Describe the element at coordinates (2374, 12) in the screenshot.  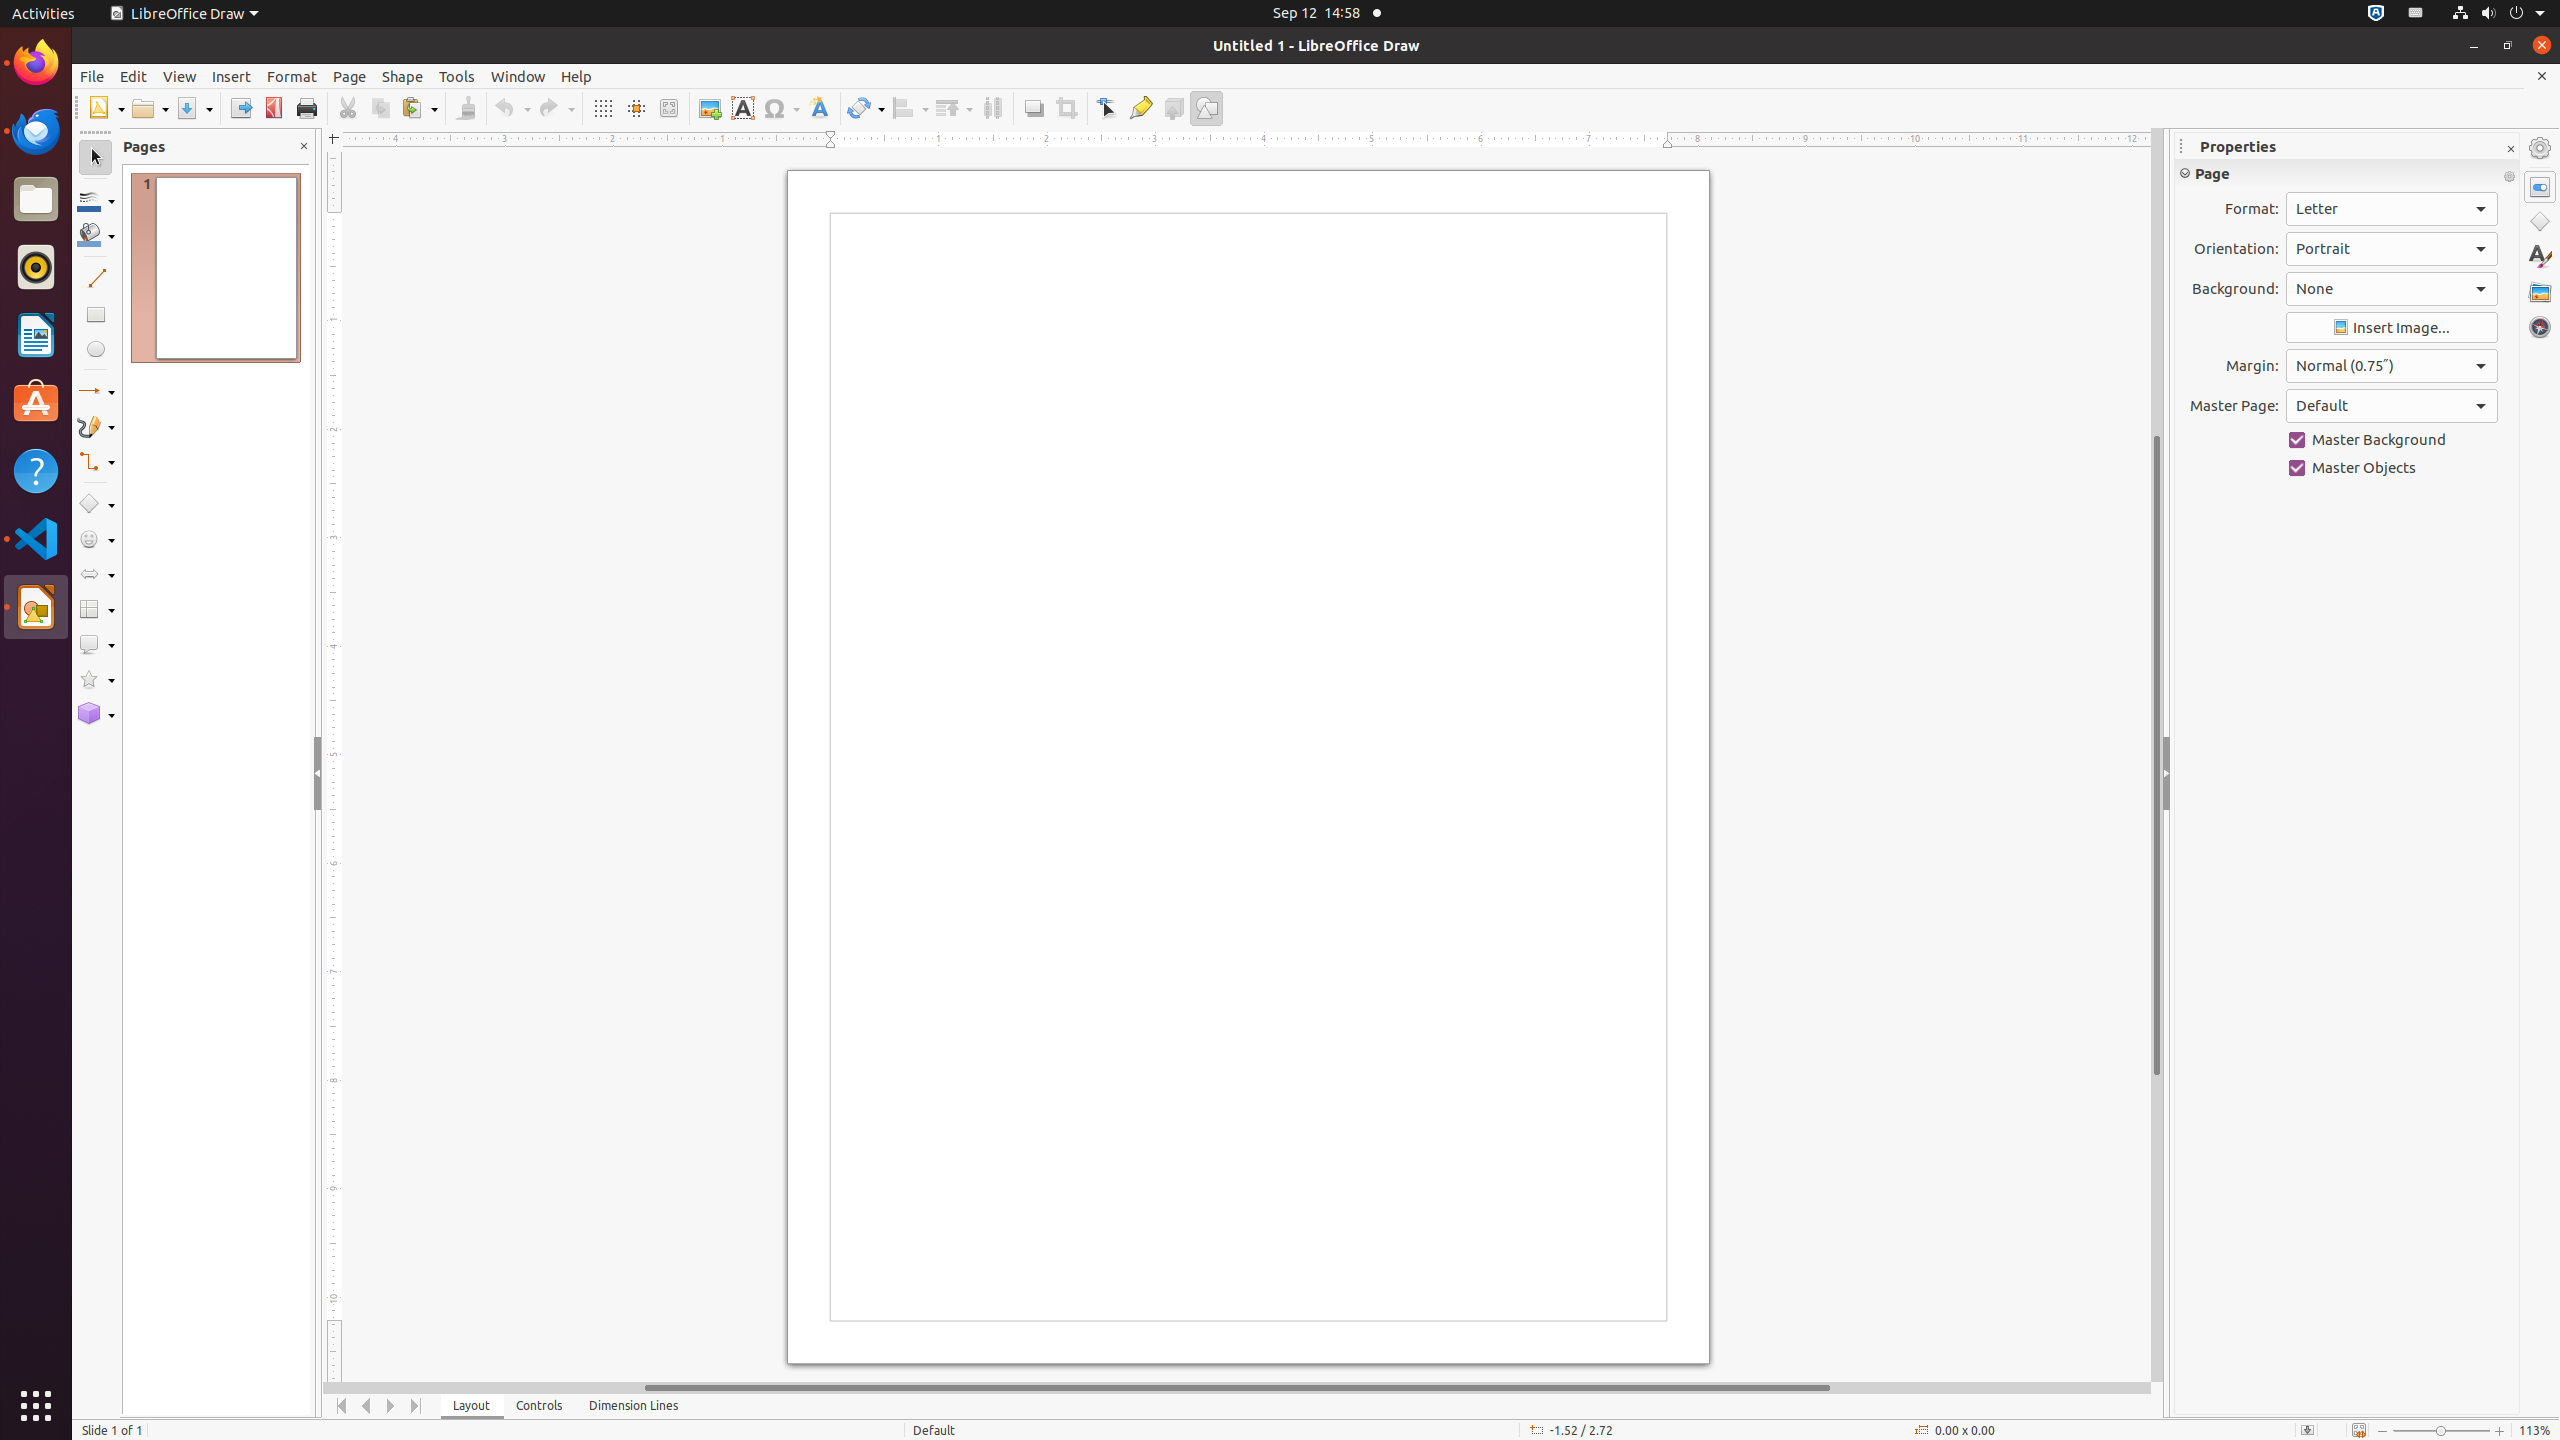
I see `':1.72/StatusNotifierItem'` at that location.